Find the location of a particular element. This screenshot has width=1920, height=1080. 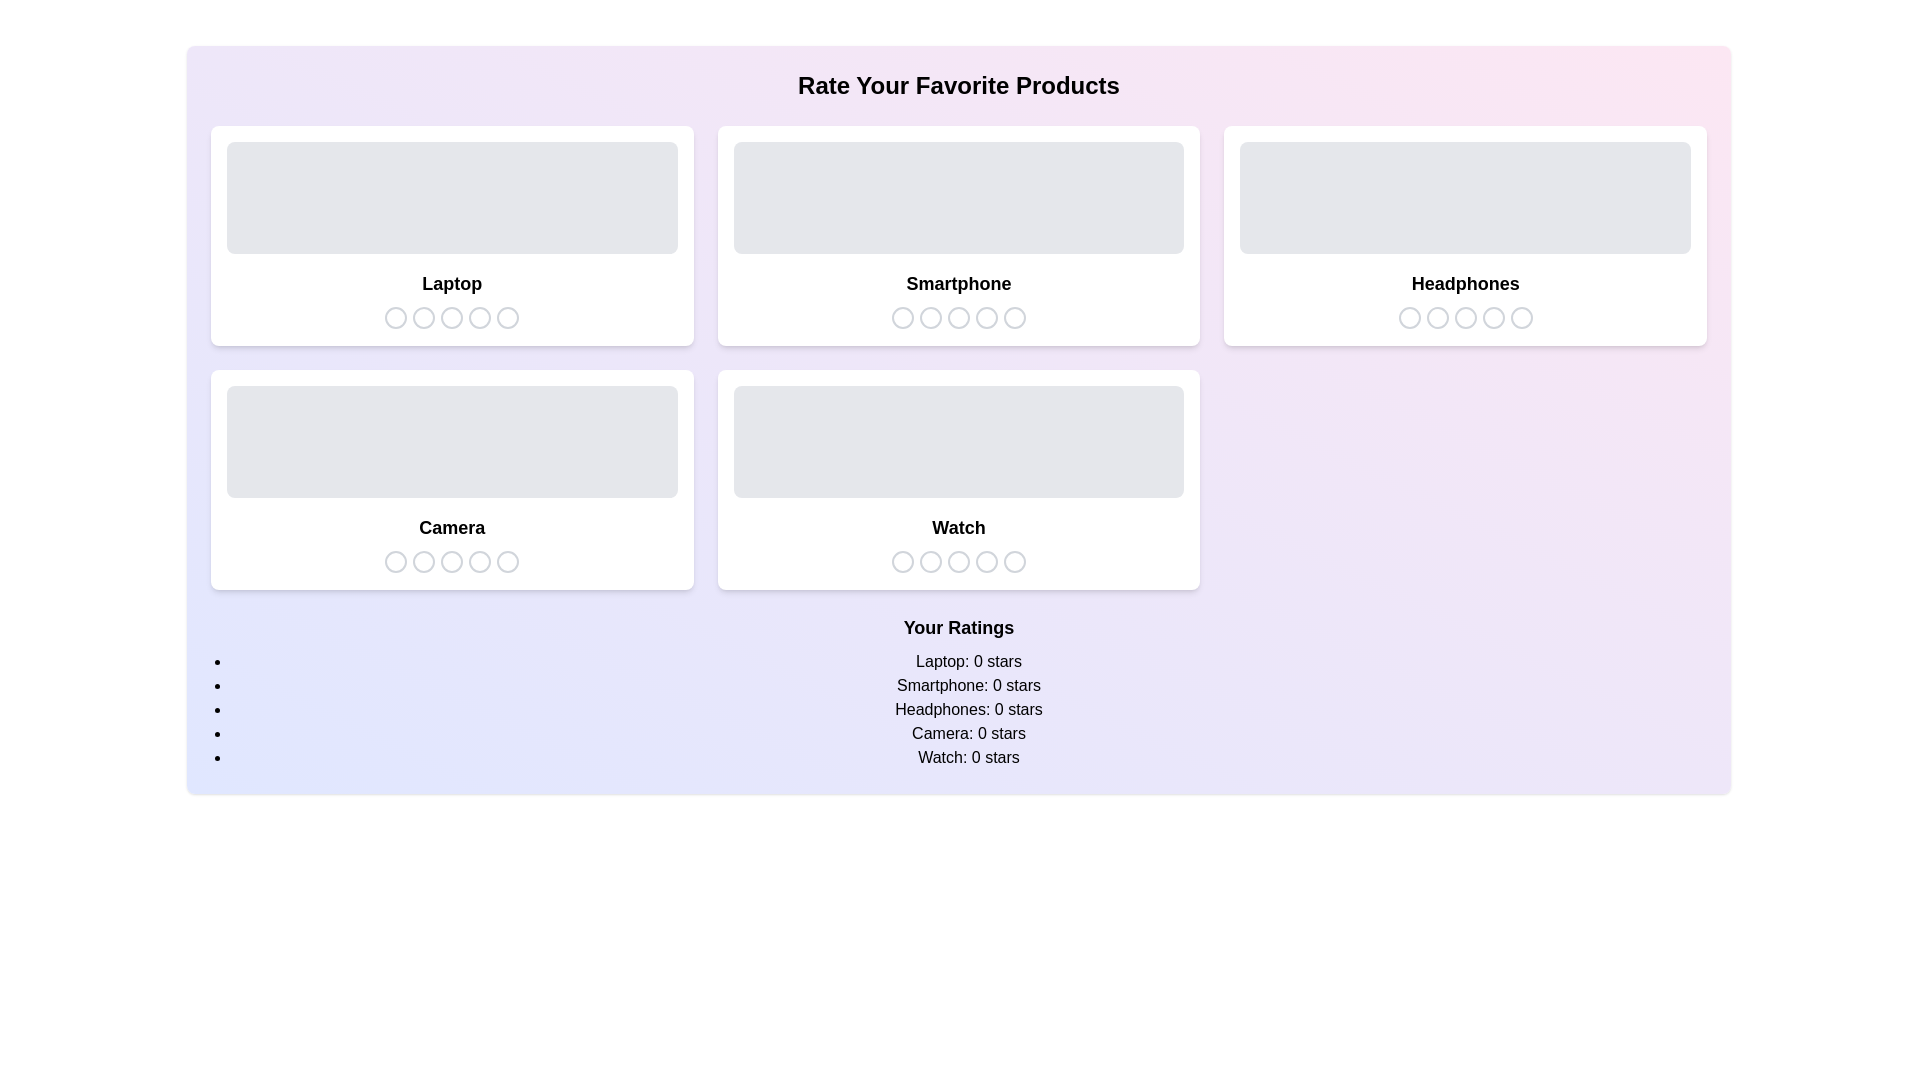

the star icon corresponding to 5 stars for the product Headphones is located at coordinates (1520, 316).